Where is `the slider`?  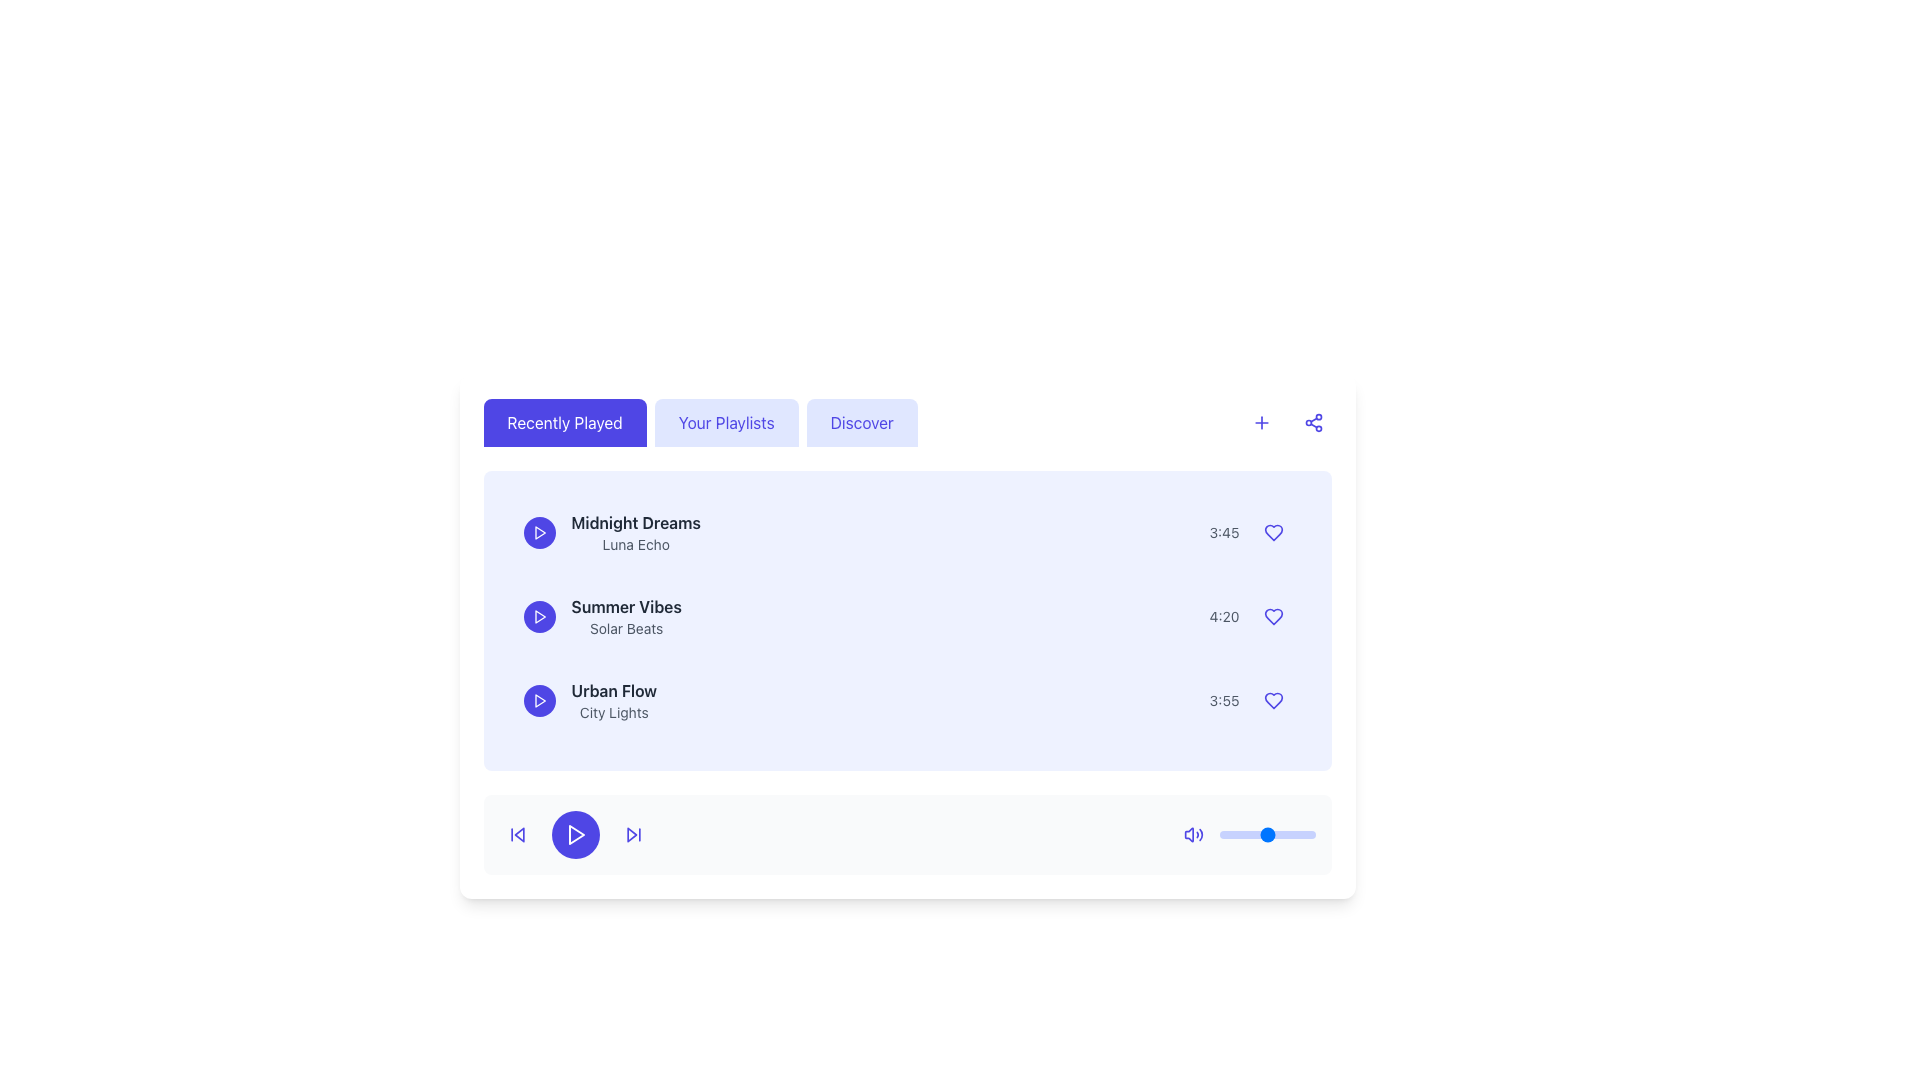 the slider is located at coordinates (1262, 834).